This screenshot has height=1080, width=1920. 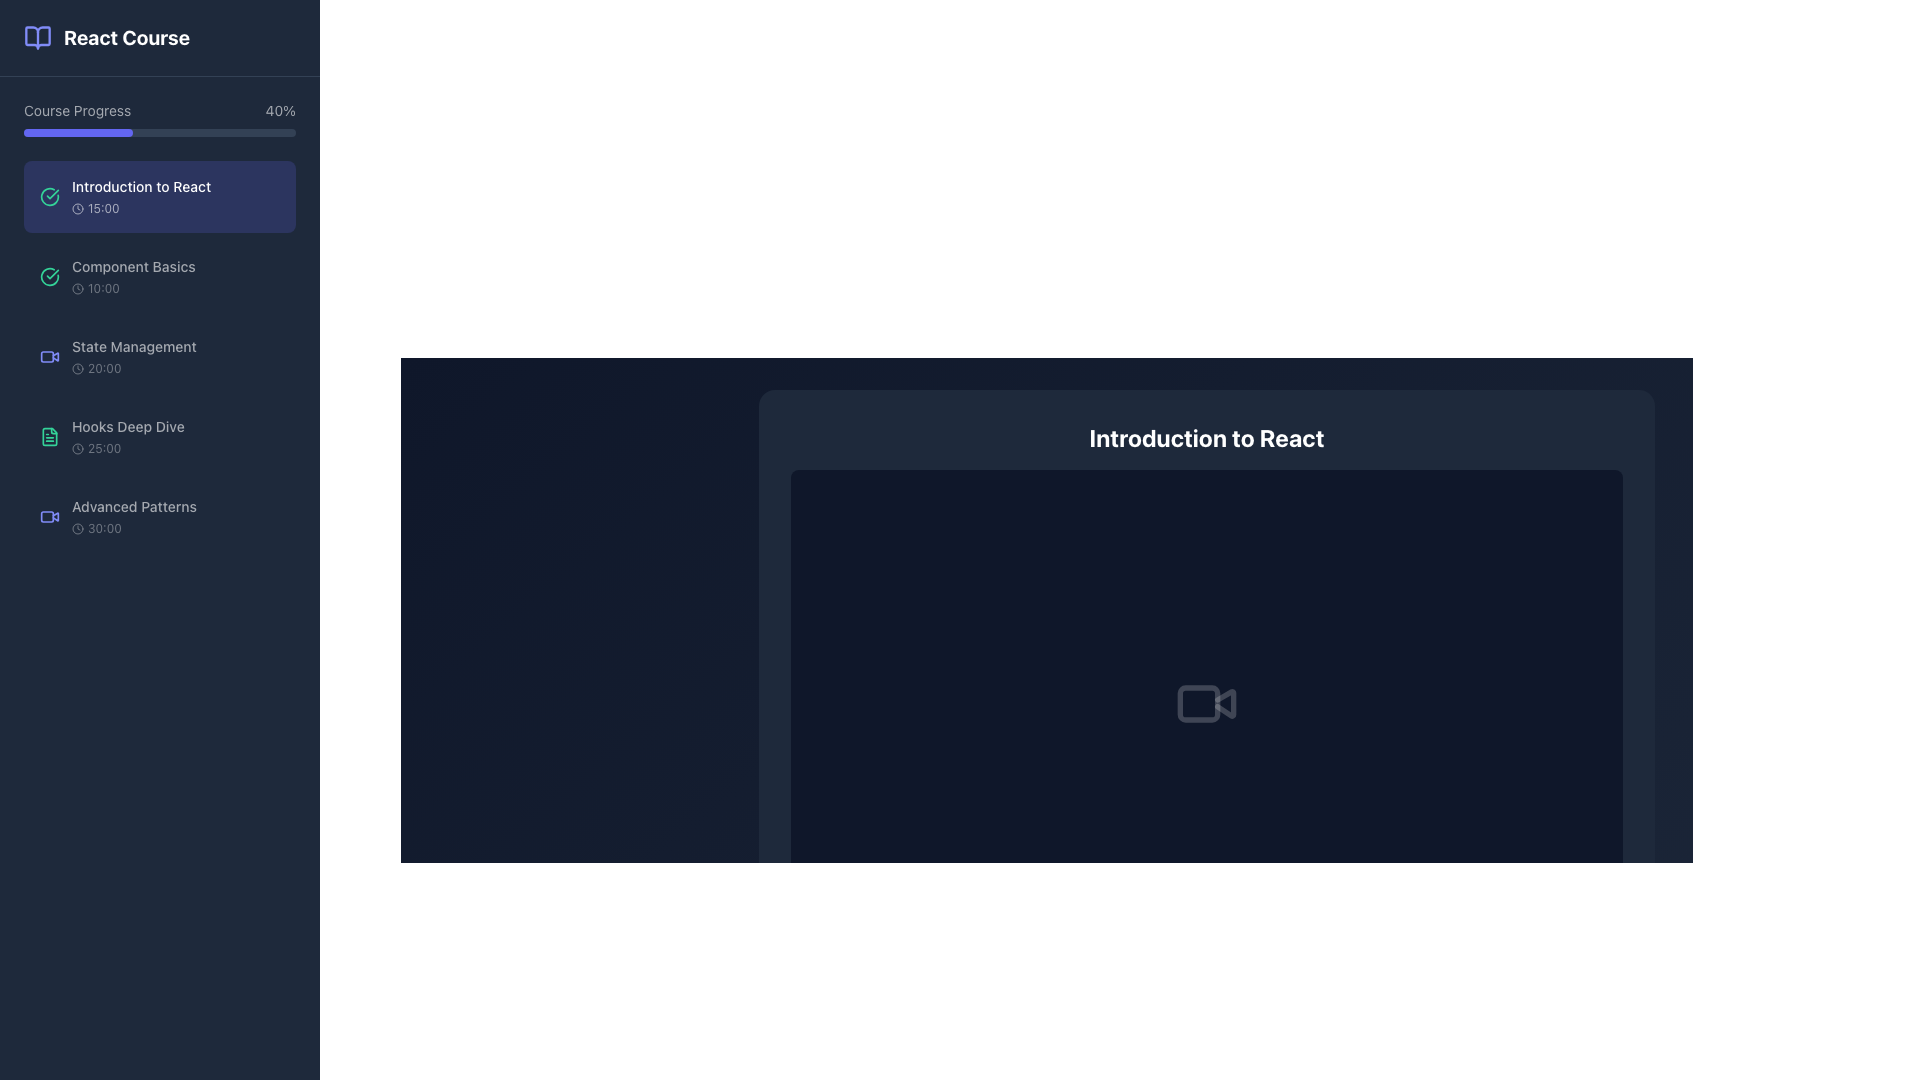 What do you see at coordinates (176, 356) in the screenshot?
I see `the 'State Management' course module in the sidebar, which is the third item under 'Course Progress'` at bounding box center [176, 356].